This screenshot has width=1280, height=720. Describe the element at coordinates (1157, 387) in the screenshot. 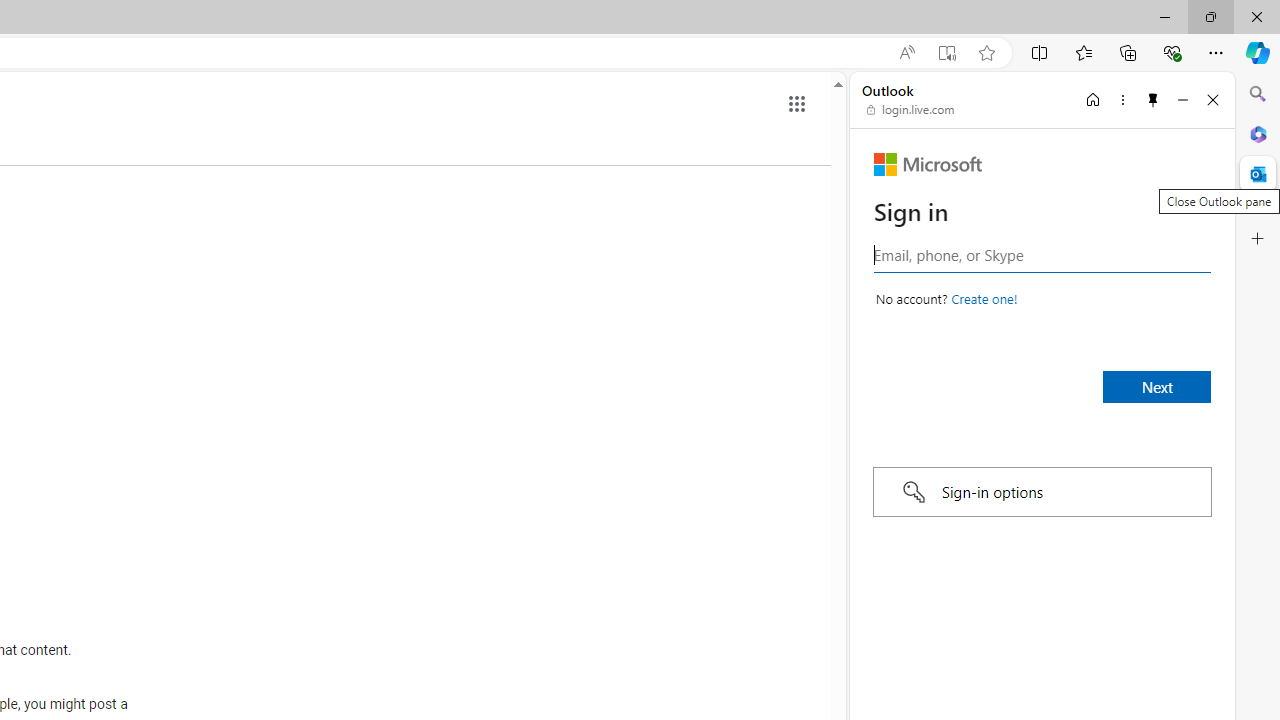

I see `'Next'` at that location.